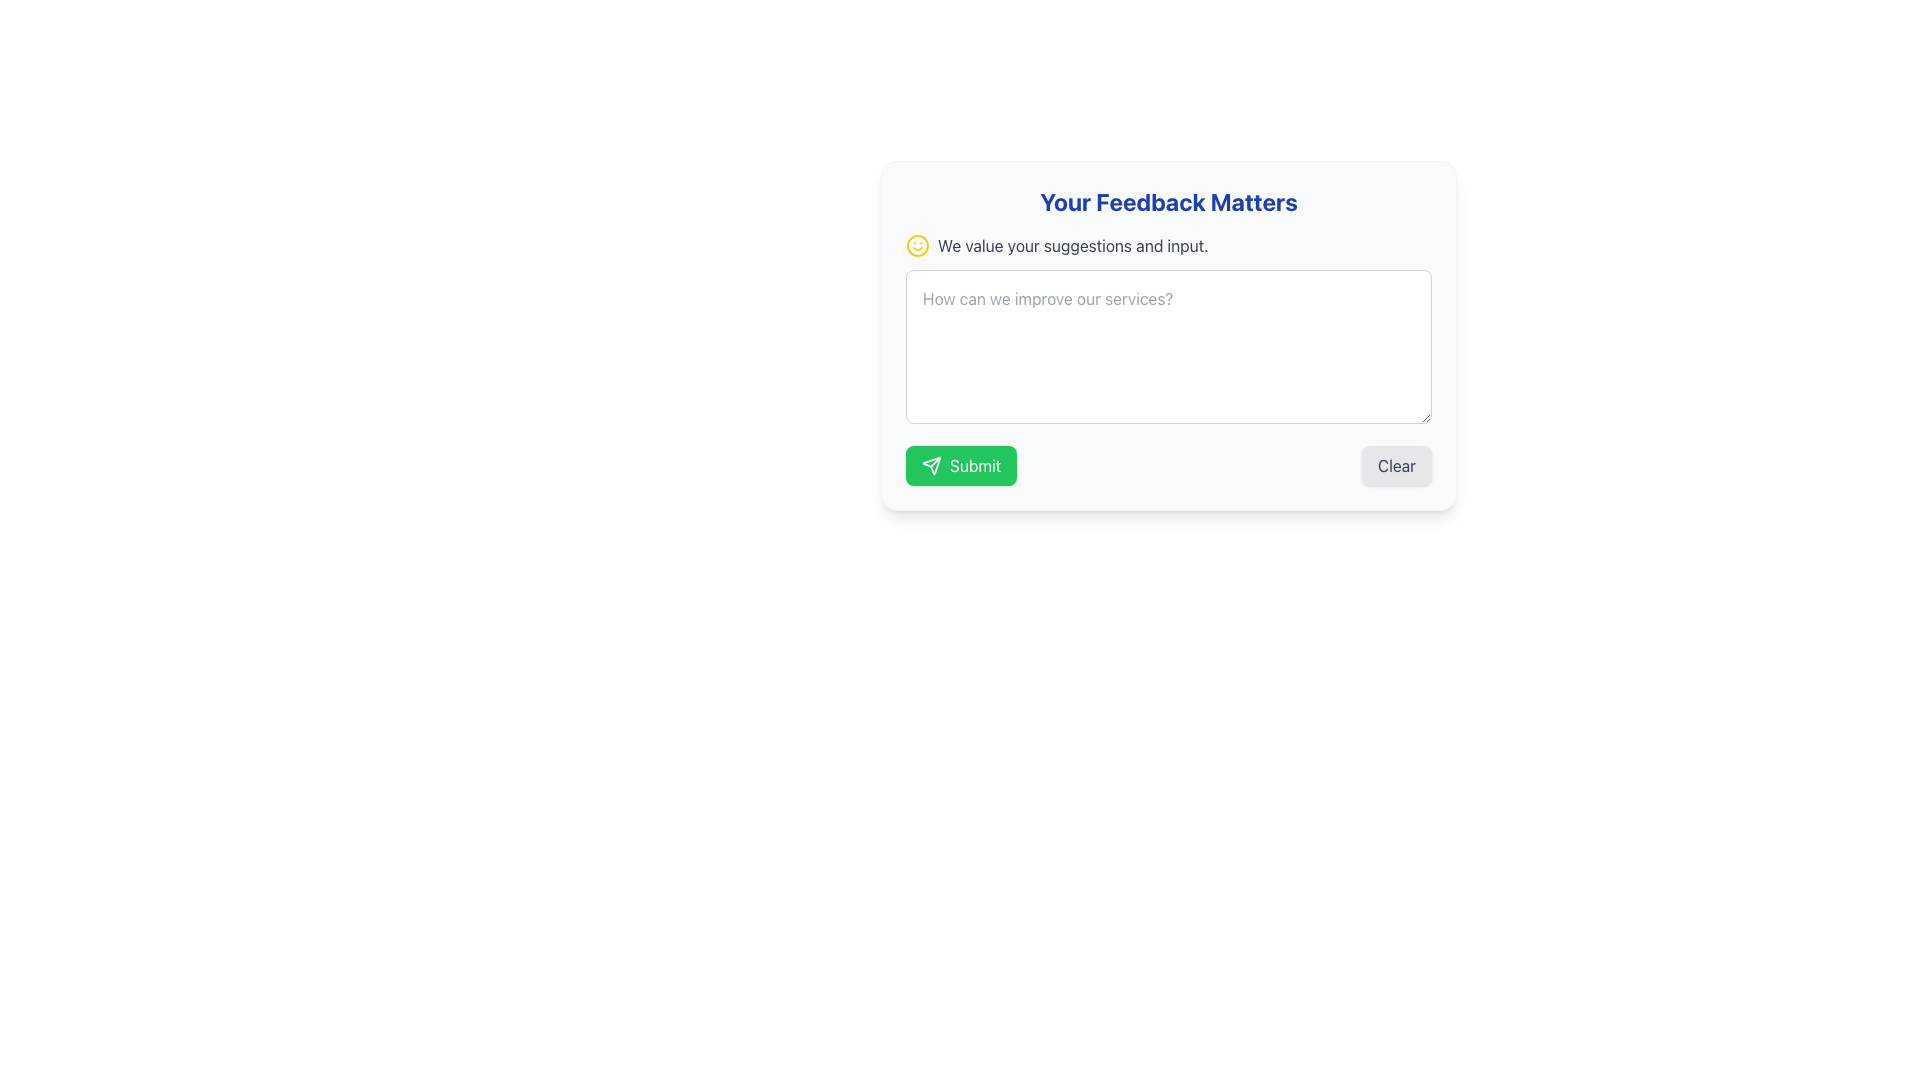  Describe the element at coordinates (930, 466) in the screenshot. I see `the 'Submit' button which contains the feedback submission icon, located at the bottom-center of the feedback form` at that location.